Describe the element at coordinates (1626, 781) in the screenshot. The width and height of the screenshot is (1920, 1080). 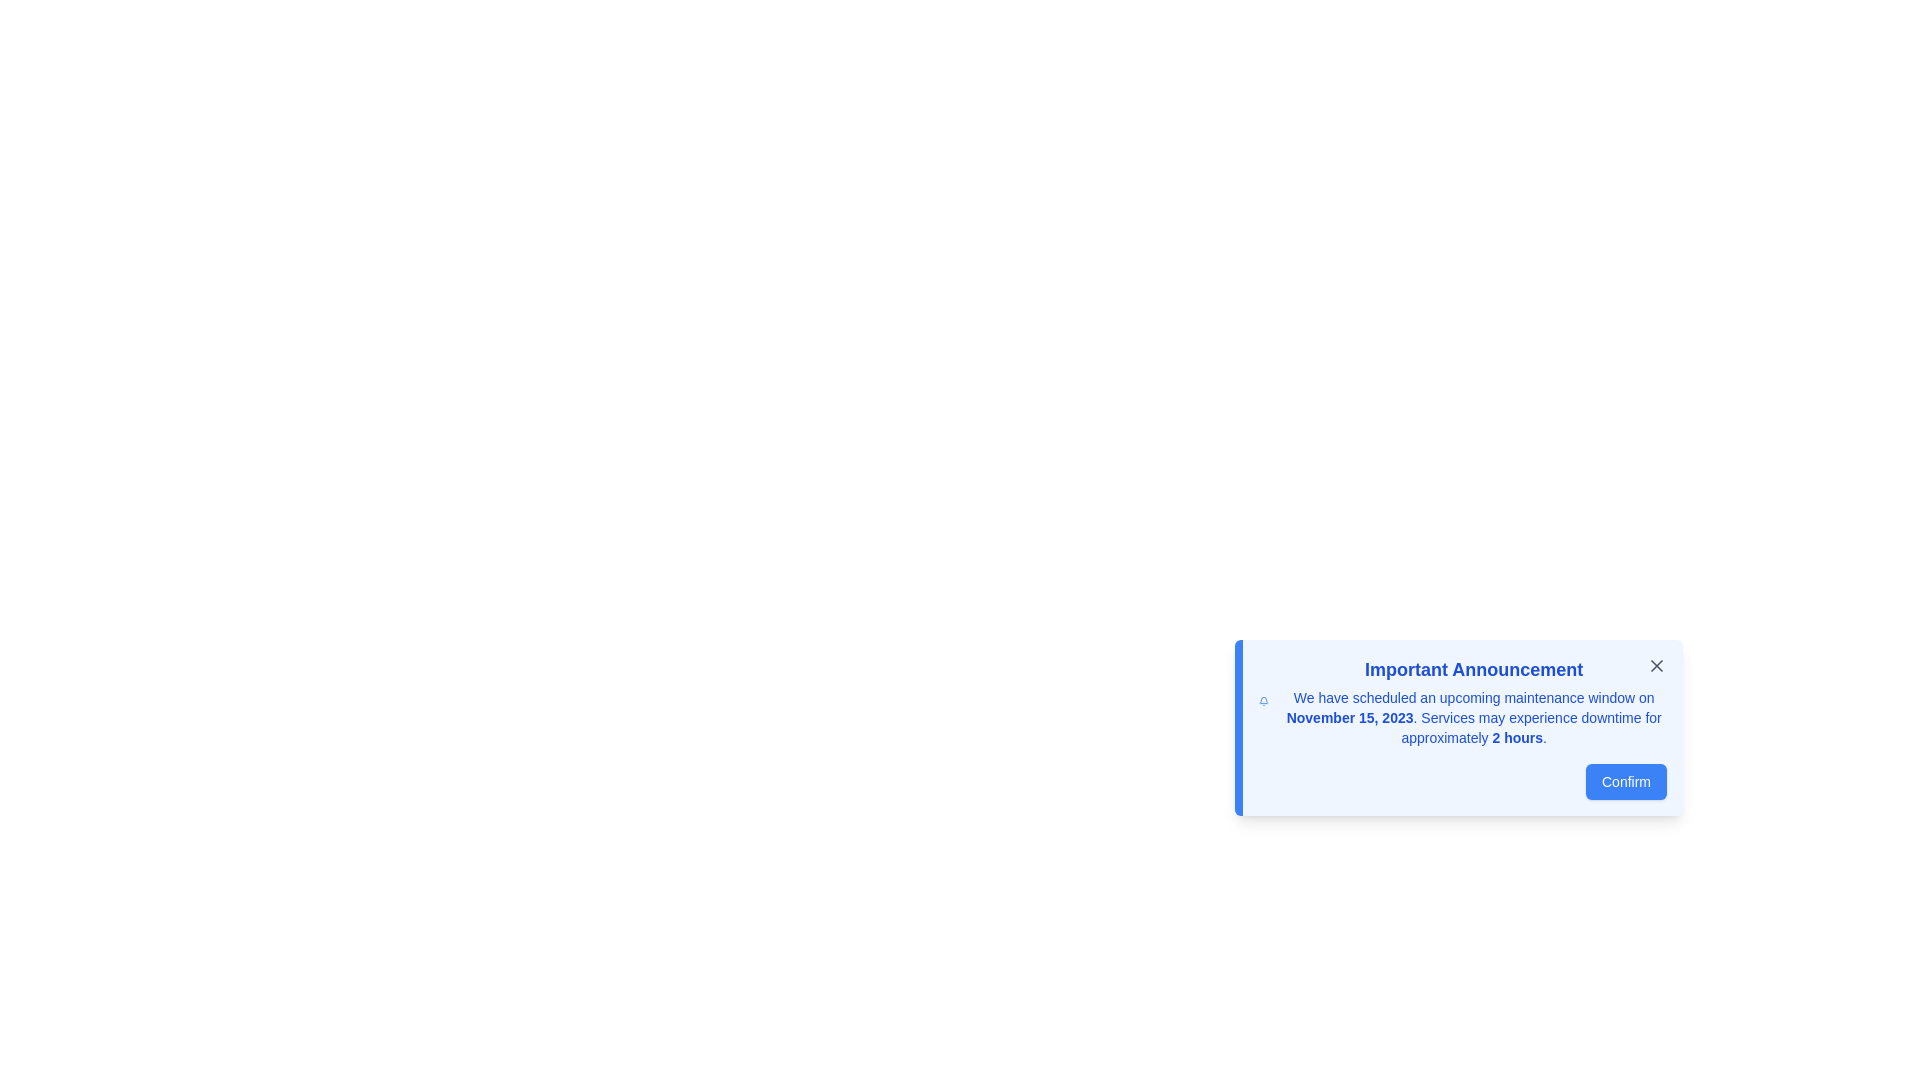
I see `the 'Confirm' button with a blue background and white text to activate its hover effects` at that location.